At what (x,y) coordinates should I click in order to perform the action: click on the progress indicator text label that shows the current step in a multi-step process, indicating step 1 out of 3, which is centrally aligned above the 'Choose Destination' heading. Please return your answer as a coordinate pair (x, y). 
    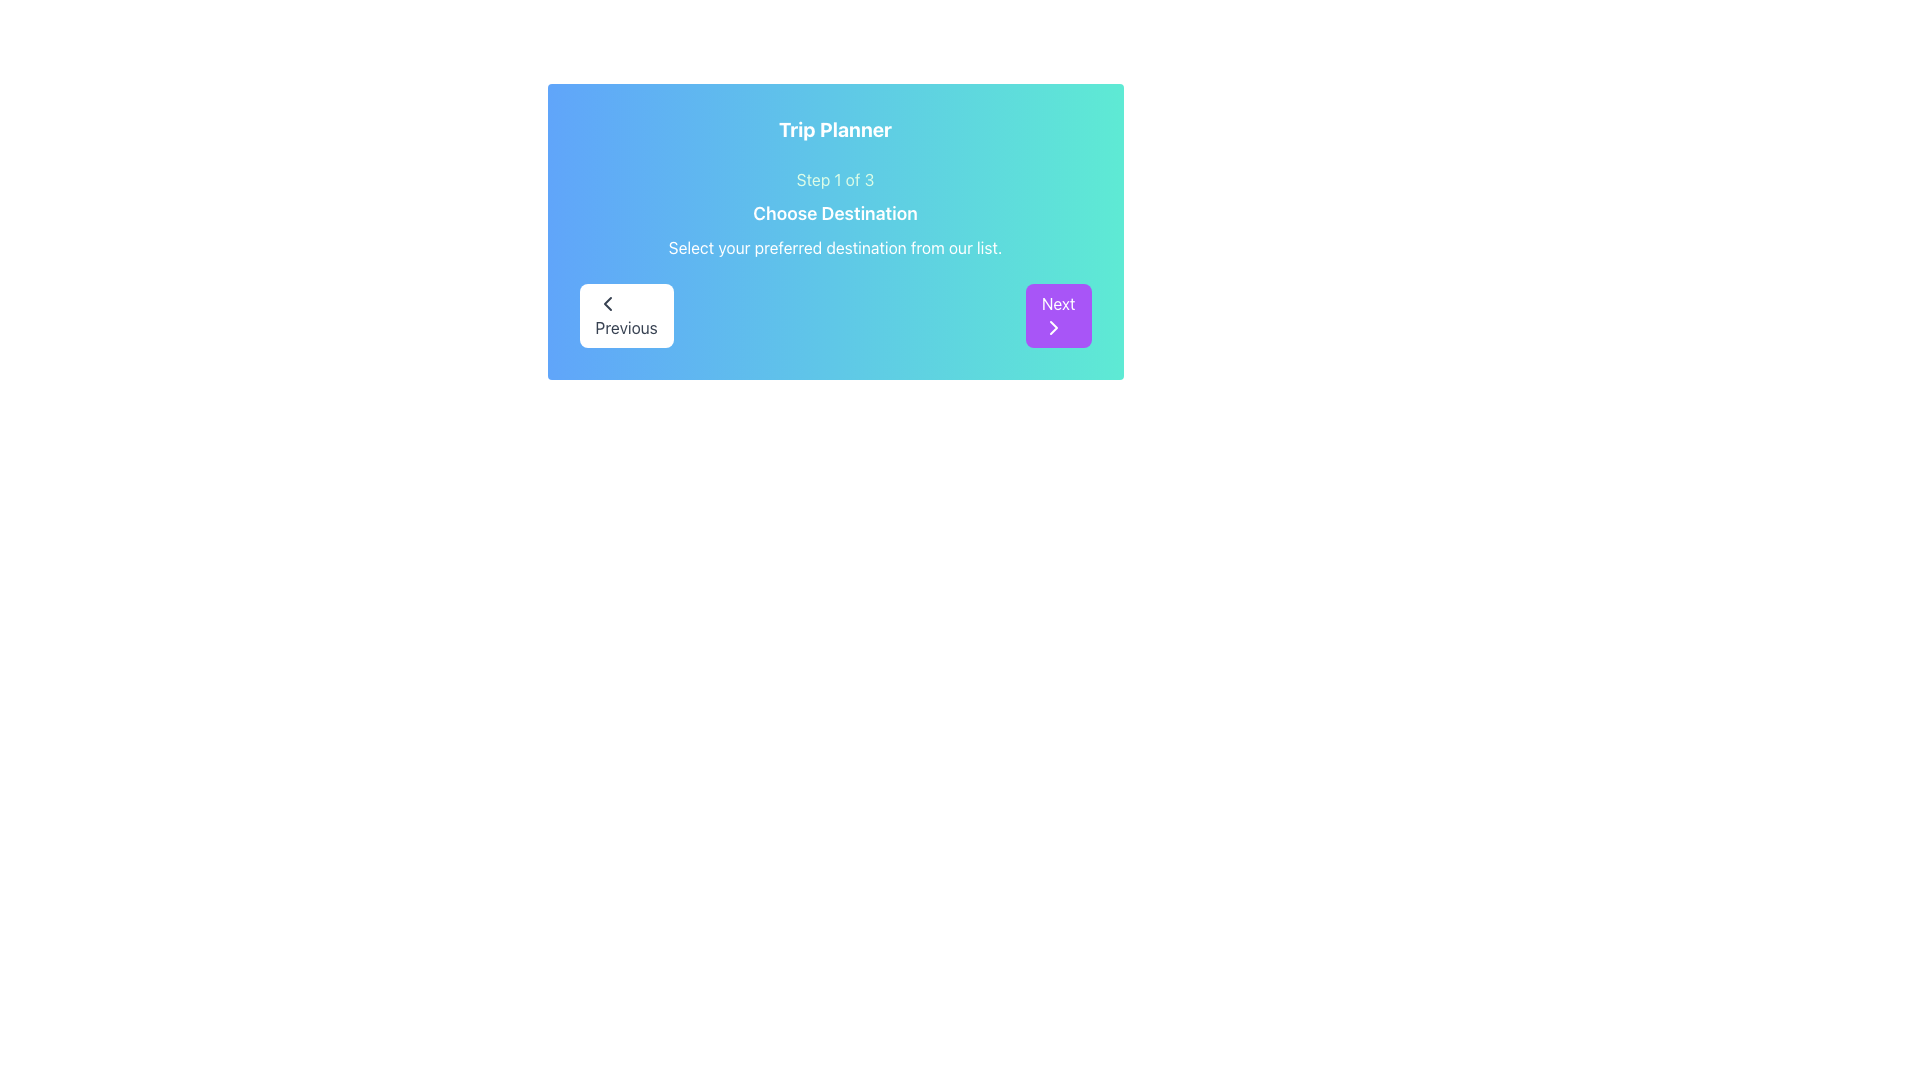
    Looking at the image, I should click on (835, 180).